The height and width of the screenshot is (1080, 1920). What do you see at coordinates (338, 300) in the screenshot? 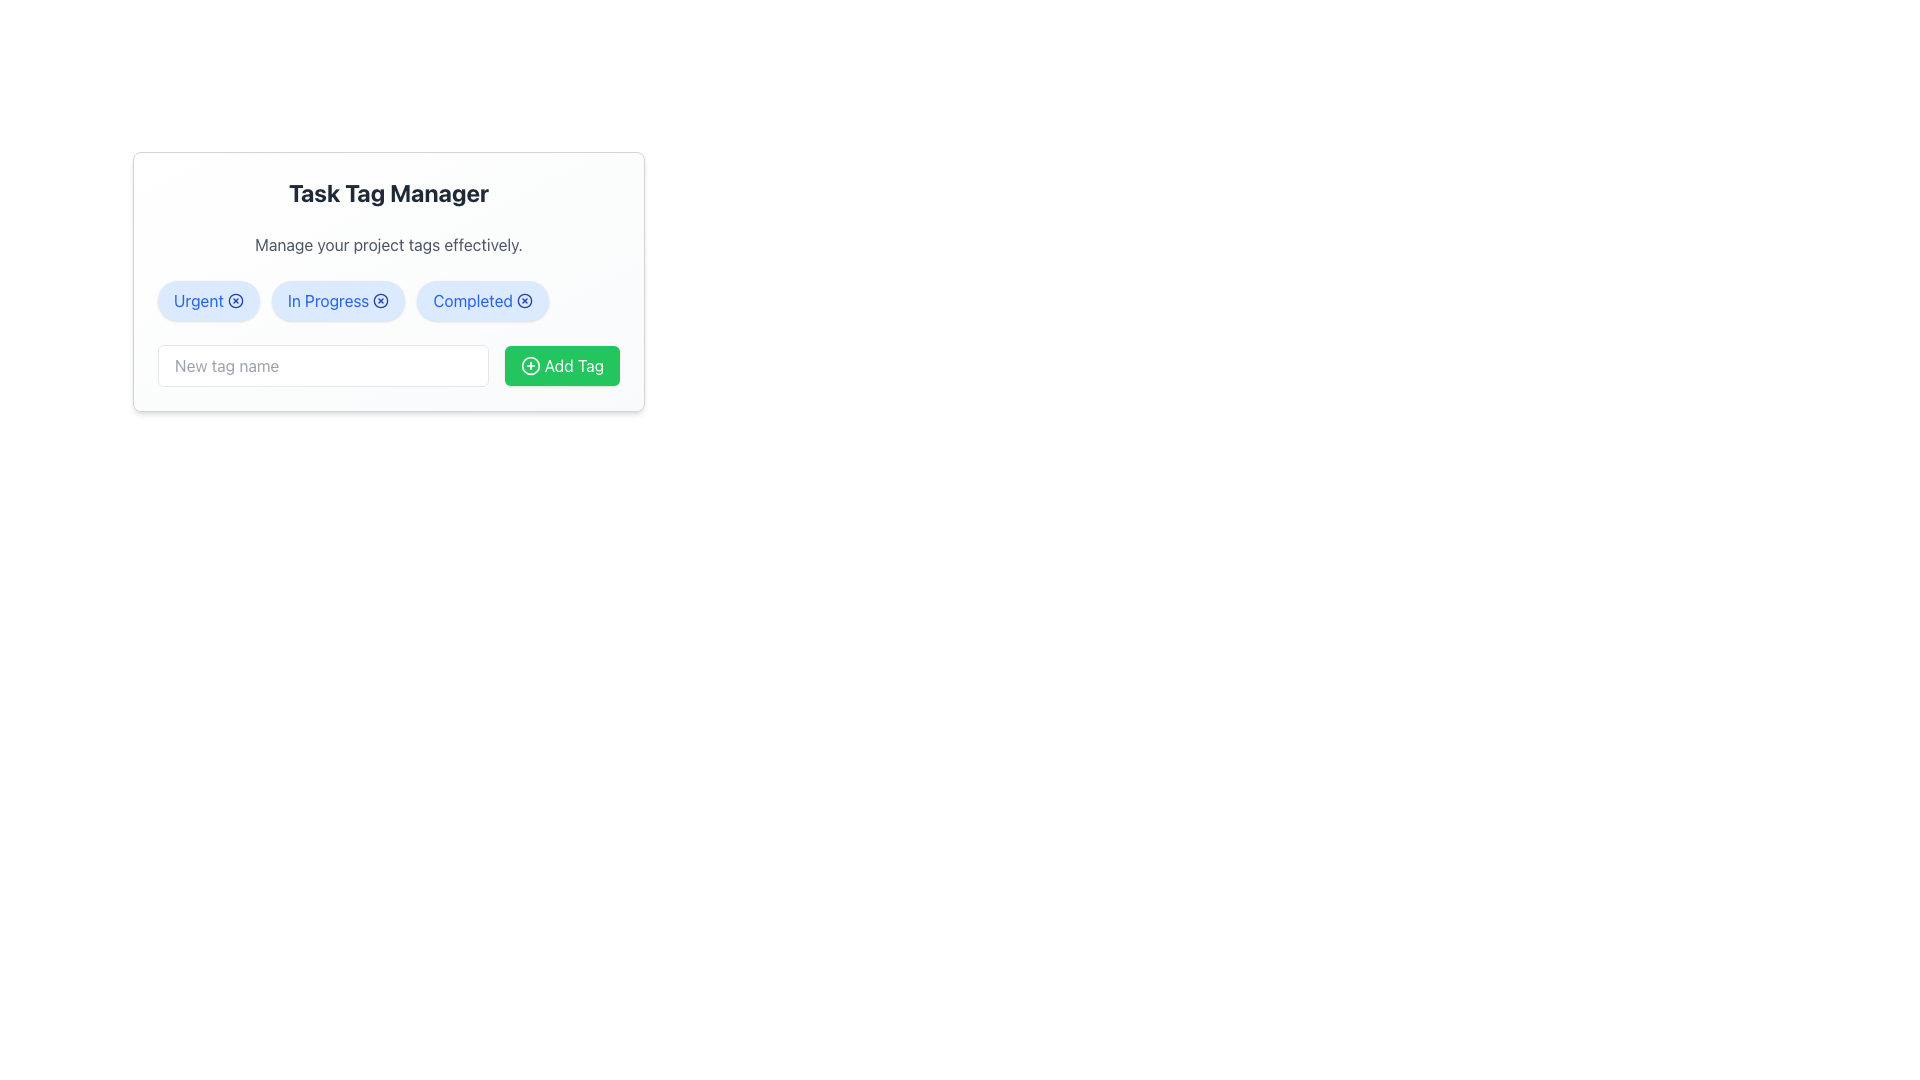
I see `the 'In Progress' Status Tag, which is a rounded rectangle with a light blue background and blue text, located between the 'Urgent' and 'Completed' tags` at bounding box center [338, 300].